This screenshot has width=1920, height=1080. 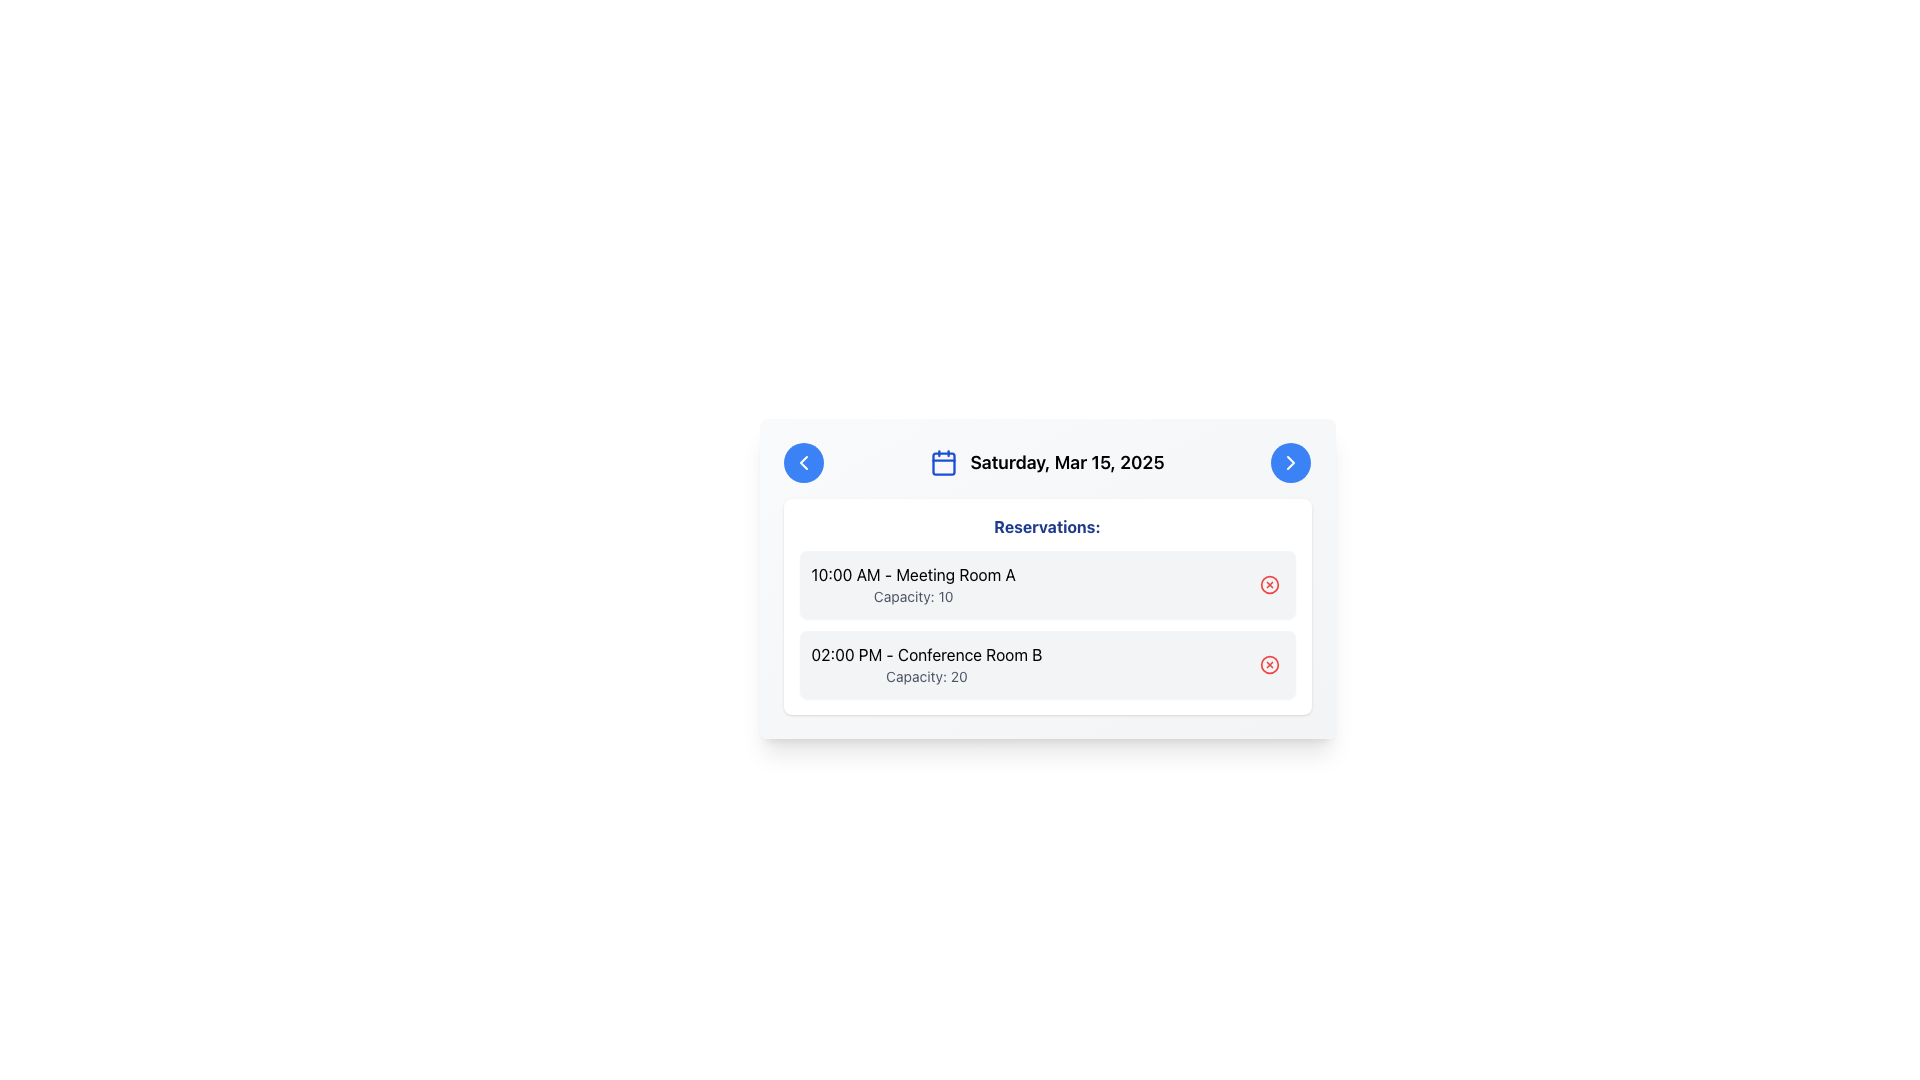 What do you see at coordinates (1046, 664) in the screenshot?
I see `the second reservation list item for 'Conference Room B' at '02:00 PM'` at bounding box center [1046, 664].